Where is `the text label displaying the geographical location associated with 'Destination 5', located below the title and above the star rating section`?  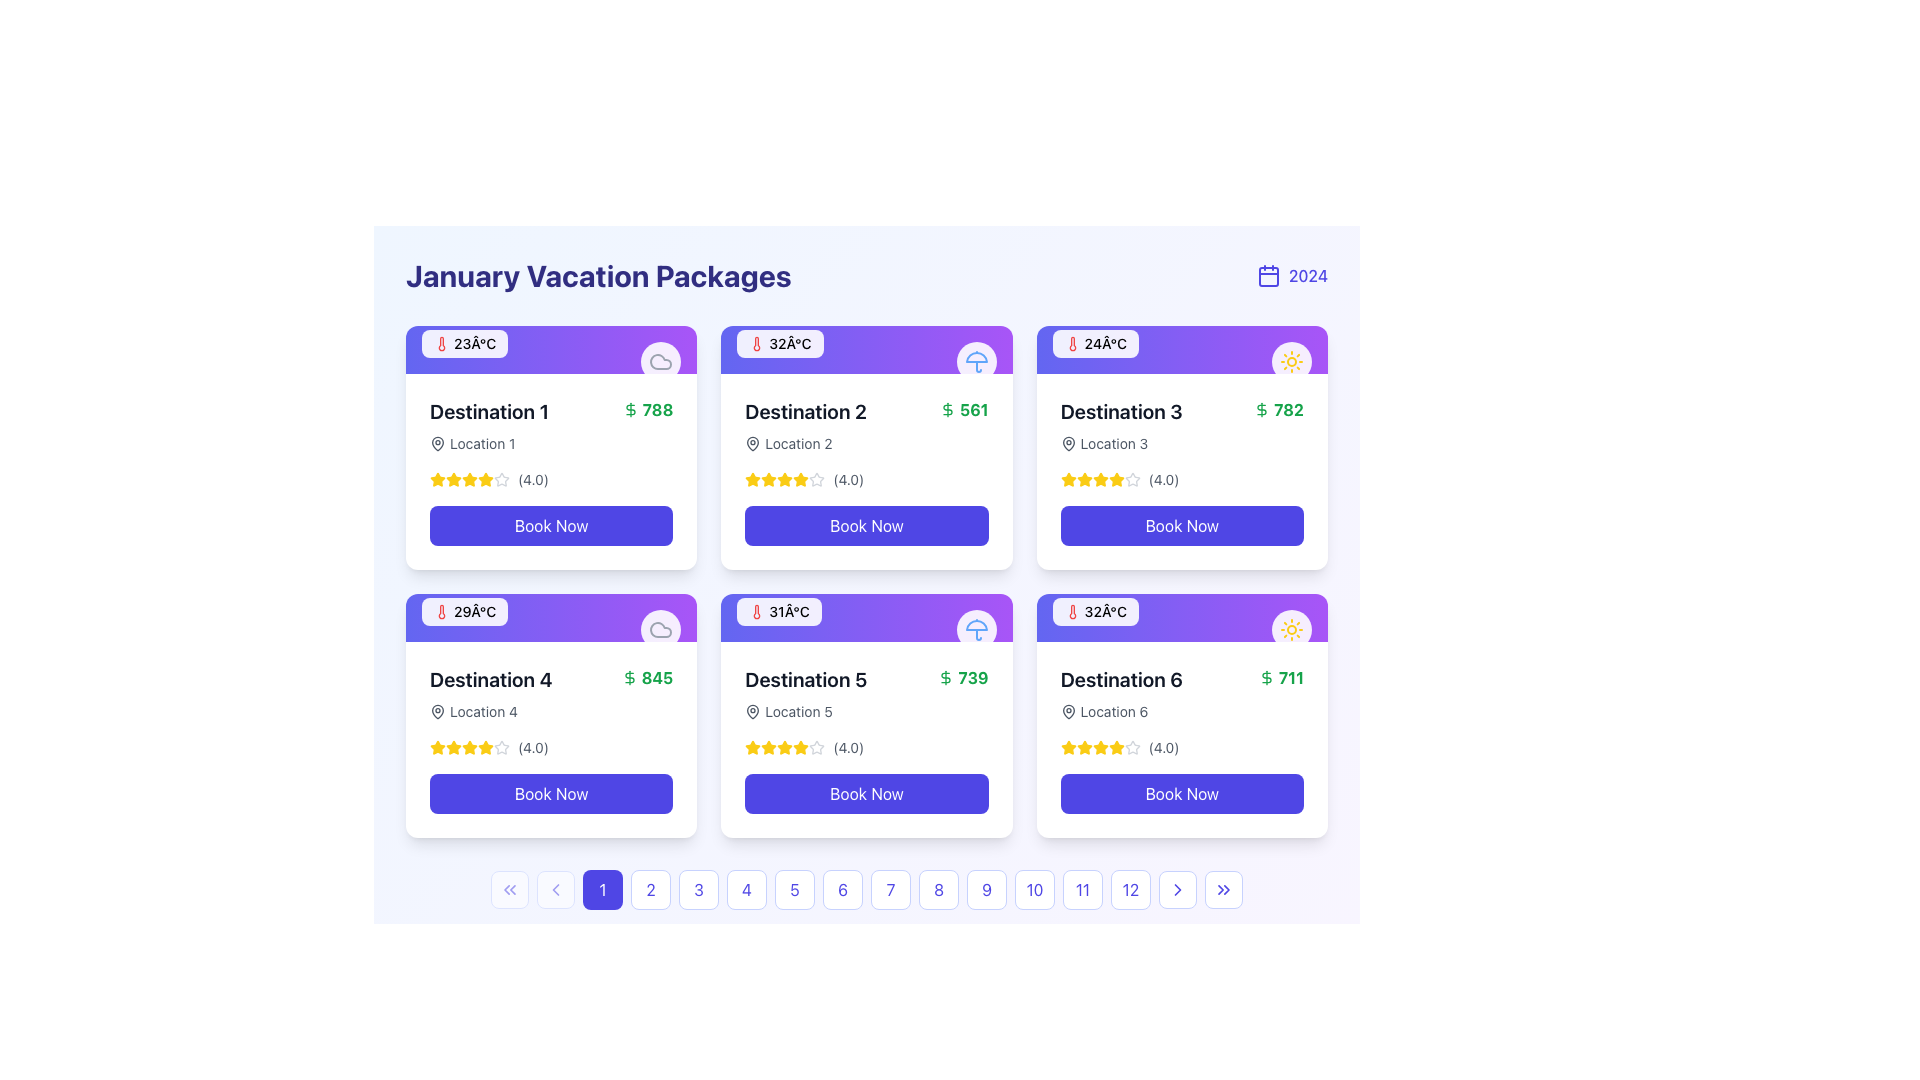
the text label displaying the geographical location associated with 'Destination 5', located below the title and above the star rating section is located at coordinates (806, 711).